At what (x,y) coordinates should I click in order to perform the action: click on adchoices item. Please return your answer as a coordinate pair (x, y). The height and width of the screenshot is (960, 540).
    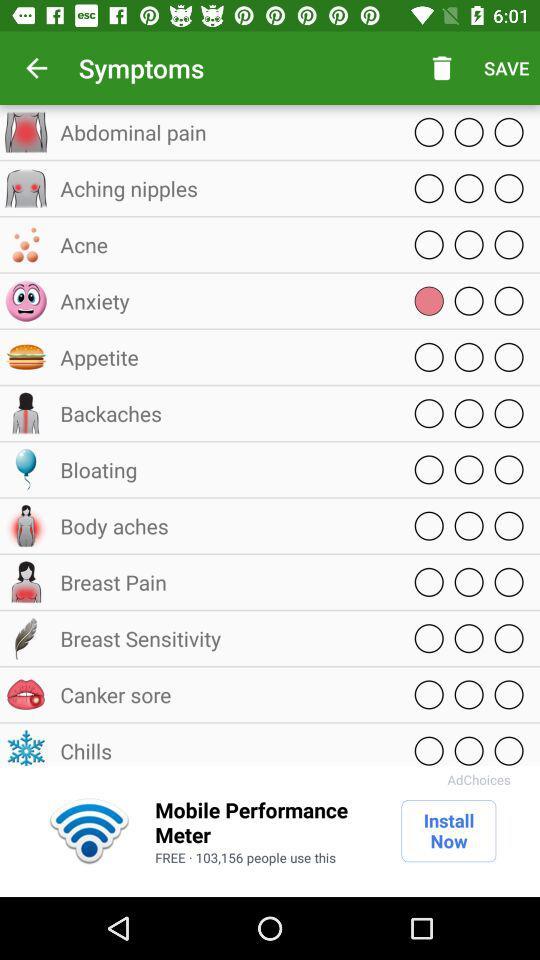
    Looking at the image, I should click on (478, 778).